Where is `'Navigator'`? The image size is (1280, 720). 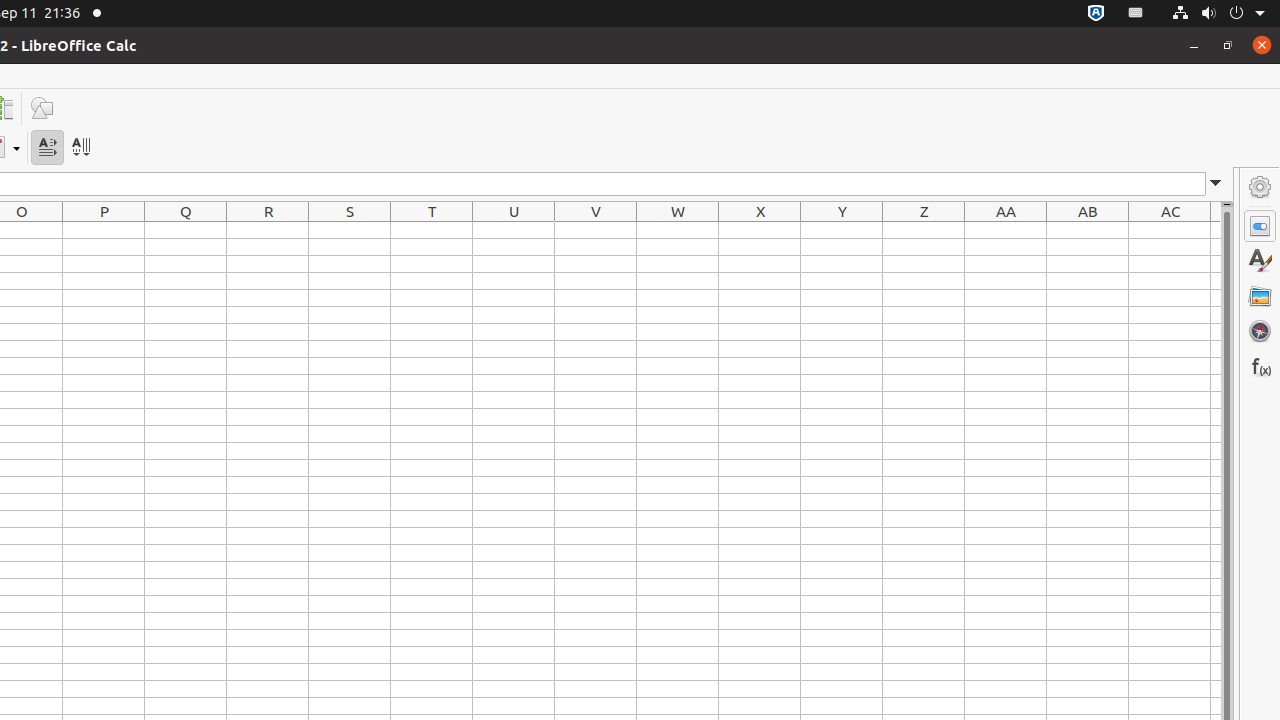
'Navigator' is located at coordinates (1259, 329).